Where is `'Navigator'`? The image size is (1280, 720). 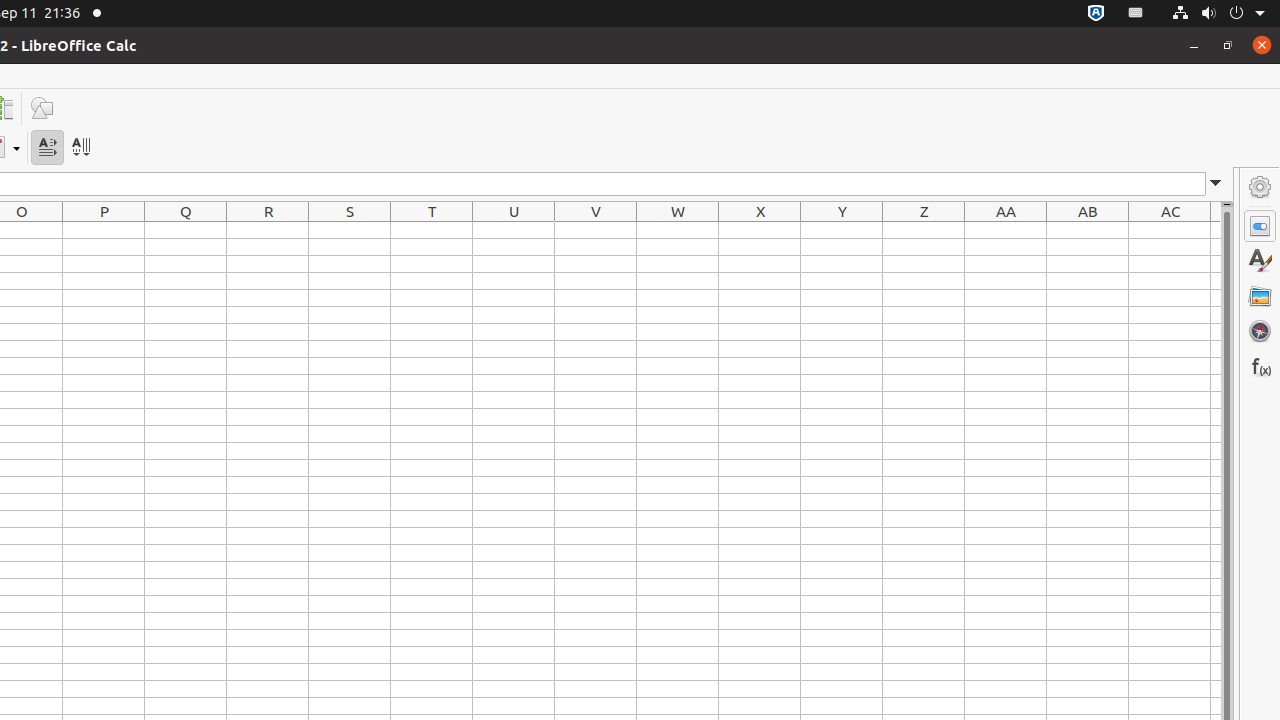
'Navigator' is located at coordinates (1259, 329).